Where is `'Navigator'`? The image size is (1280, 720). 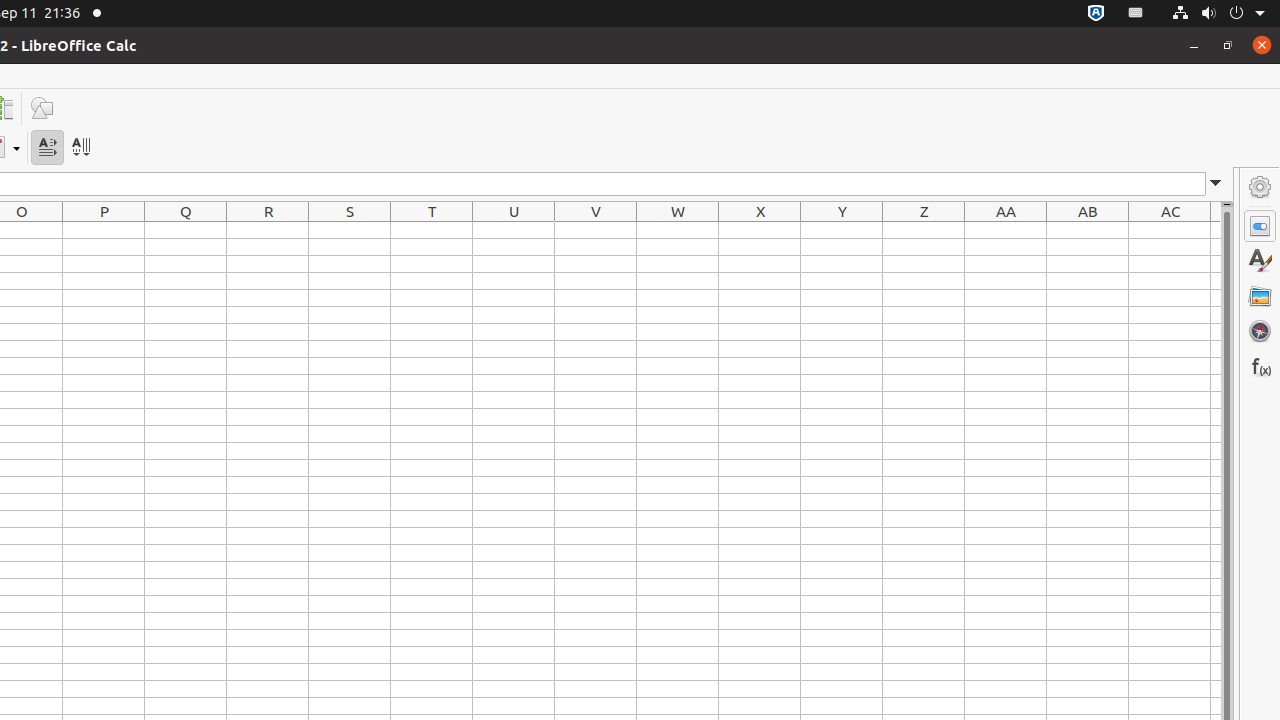
'Navigator' is located at coordinates (1259, 329).